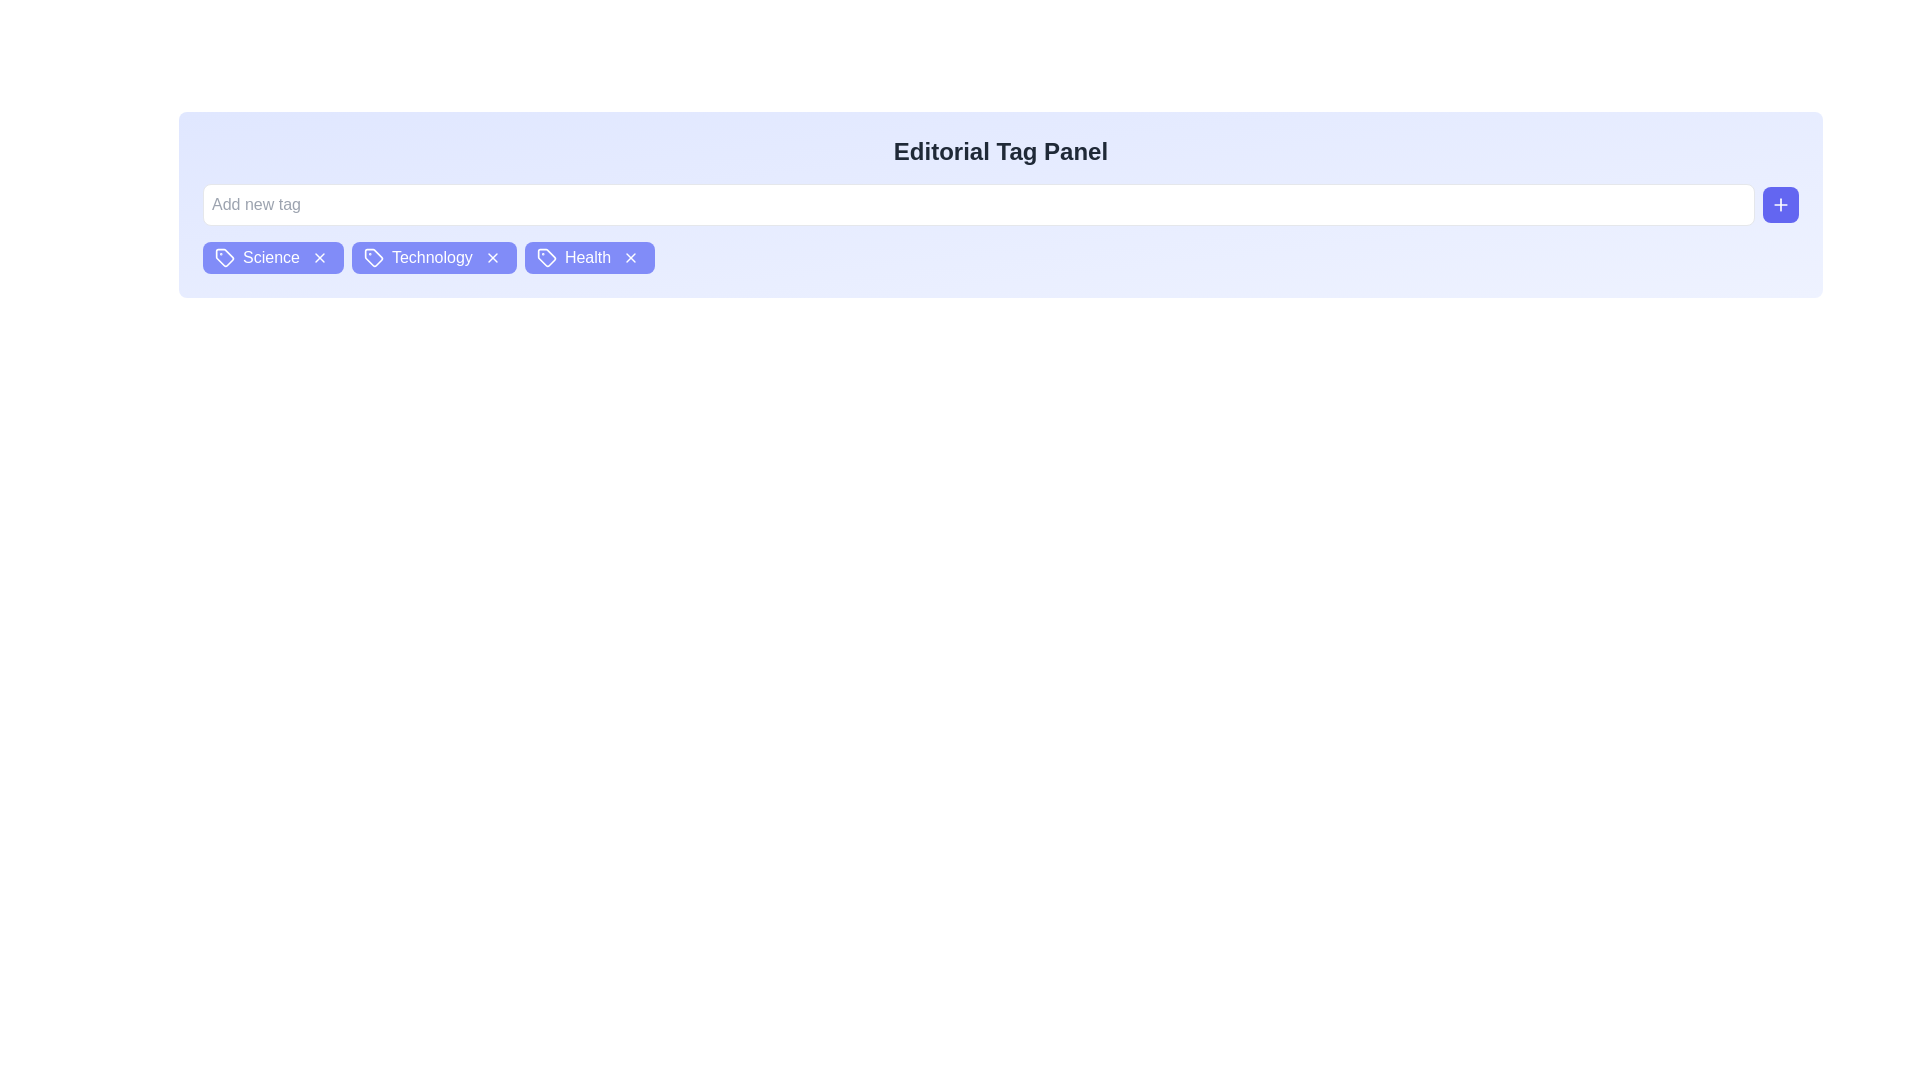  What do you see at coordinates (1780, 204) in the screenshot?
I see `the small square button with rounded corners and a white plus icon, located on the right side of the 'Add new tag' input bar in the 'Editorial Tag Panel'` at bounding box center [1780, 204].